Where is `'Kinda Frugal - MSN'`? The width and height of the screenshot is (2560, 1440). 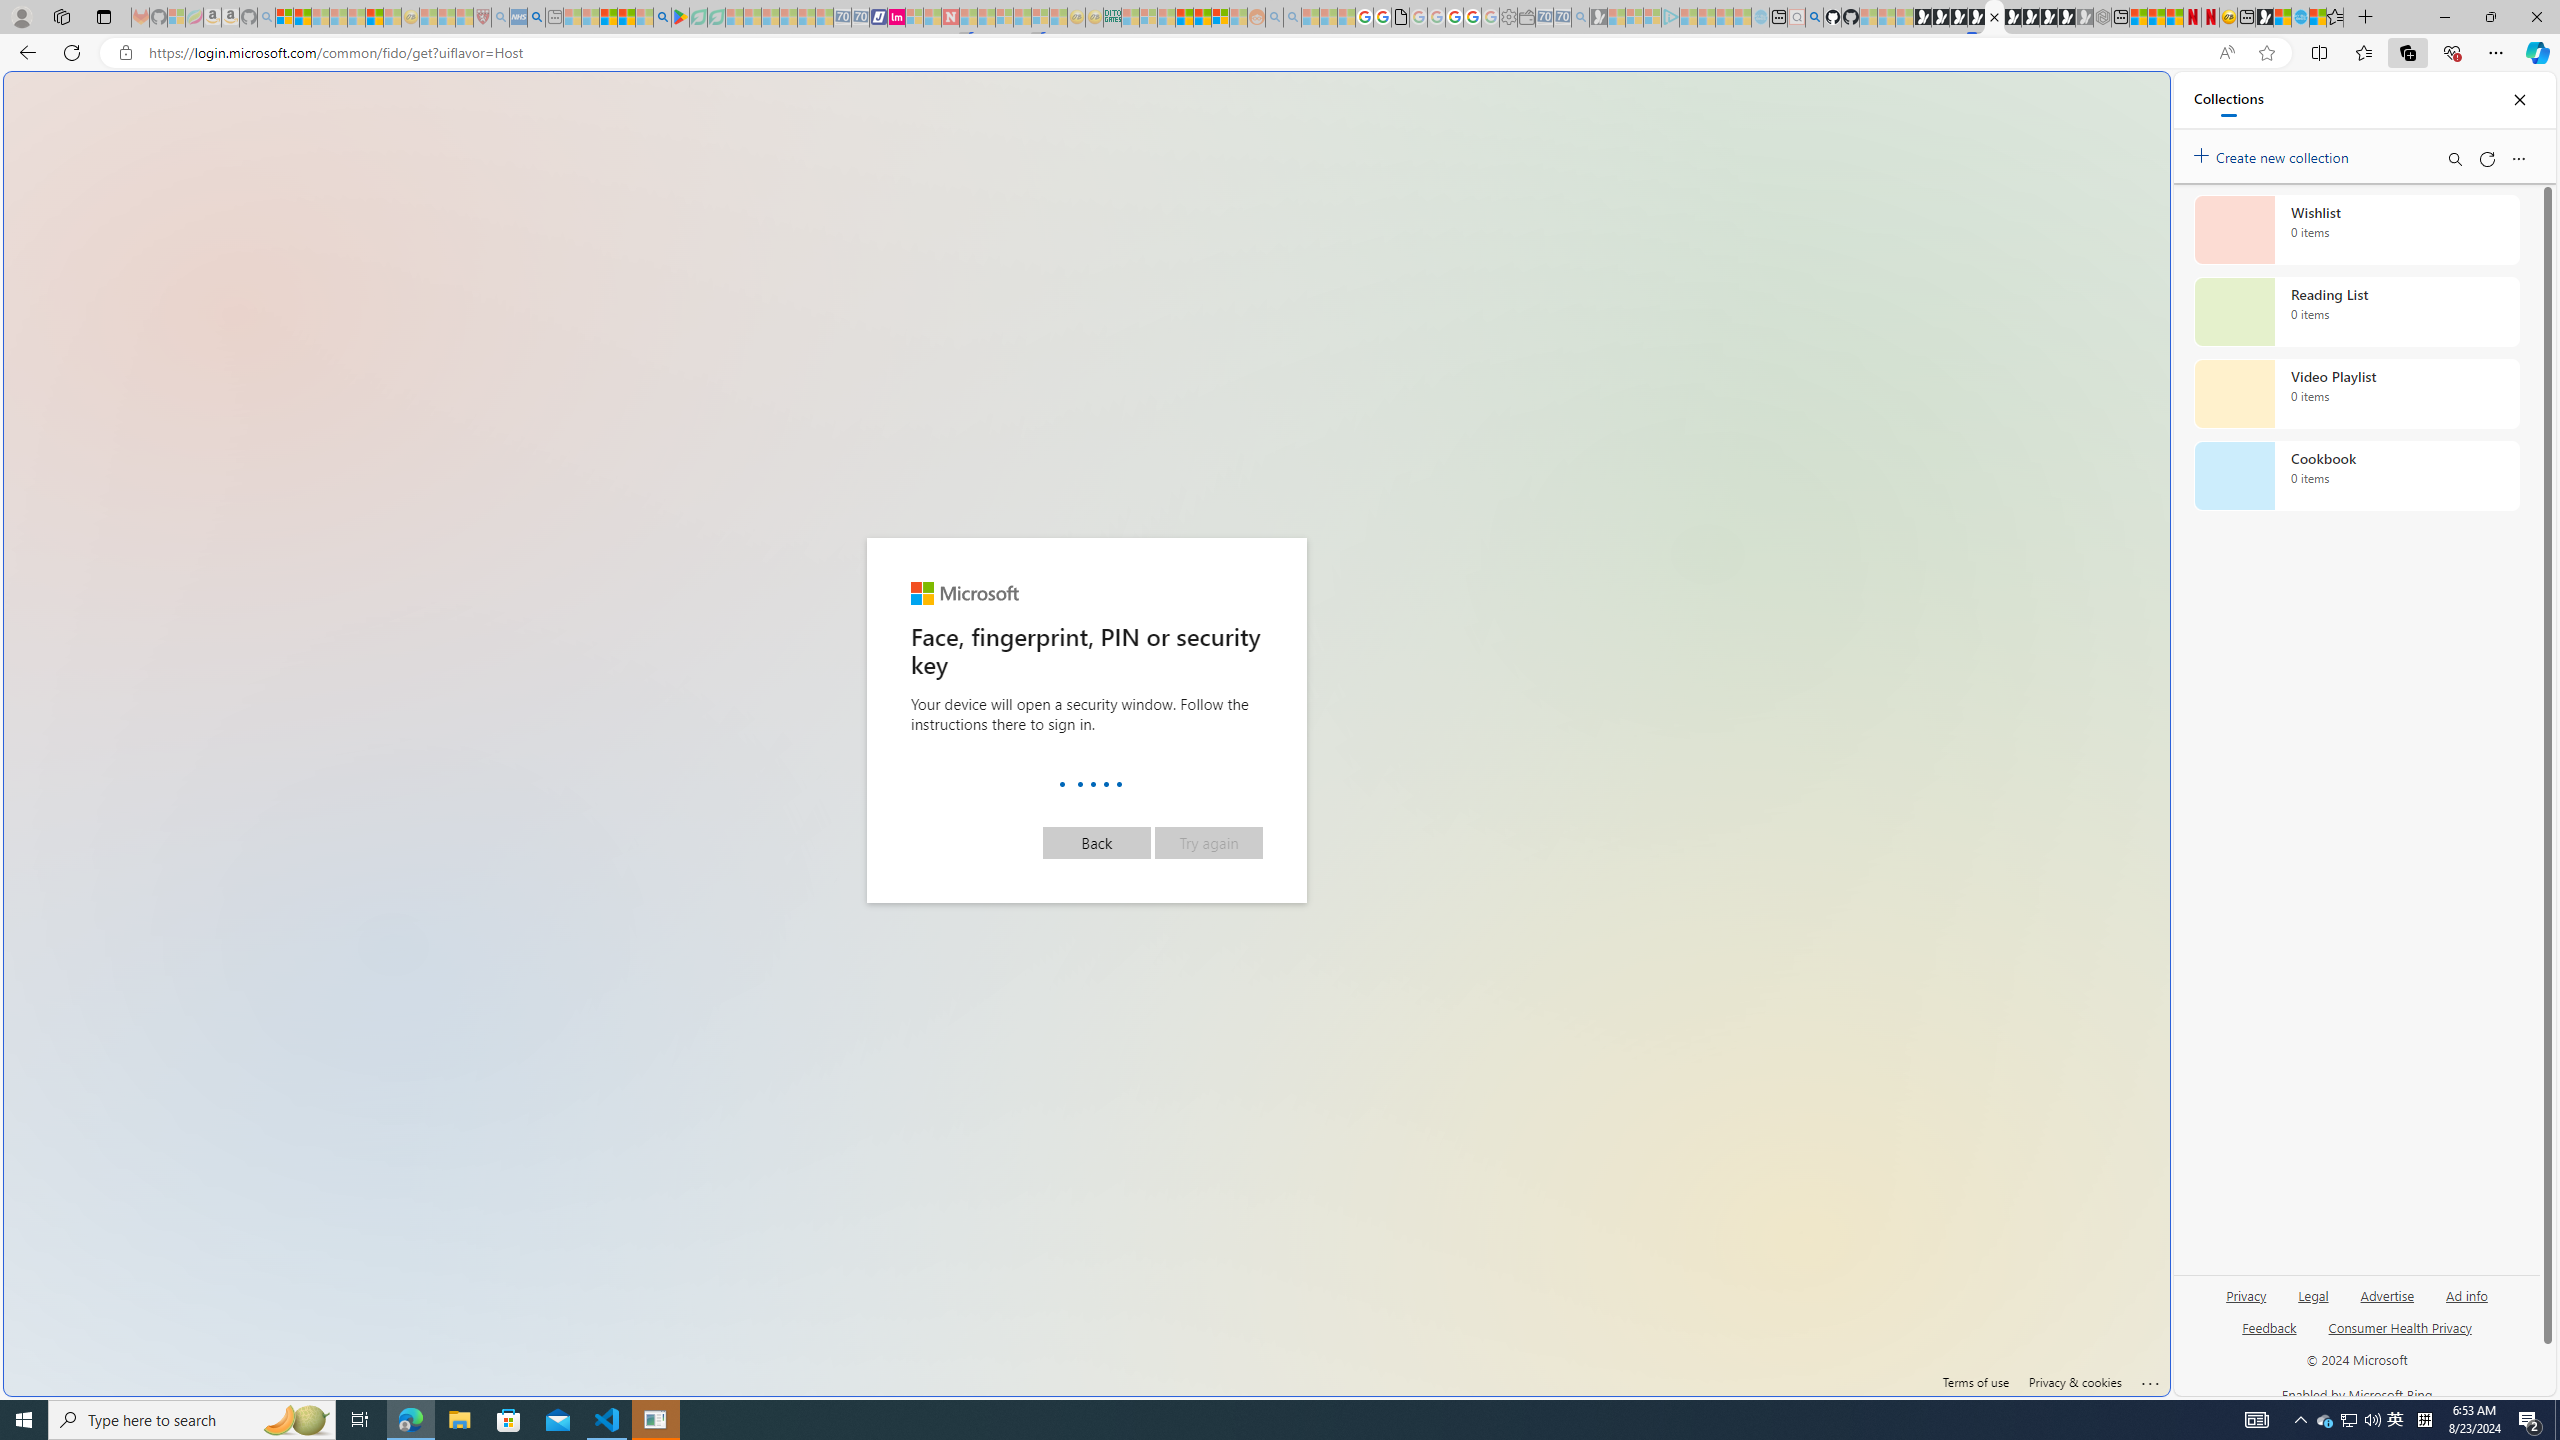 'Kinda Frugal - MSN' is located at coordinates (1202, 16).